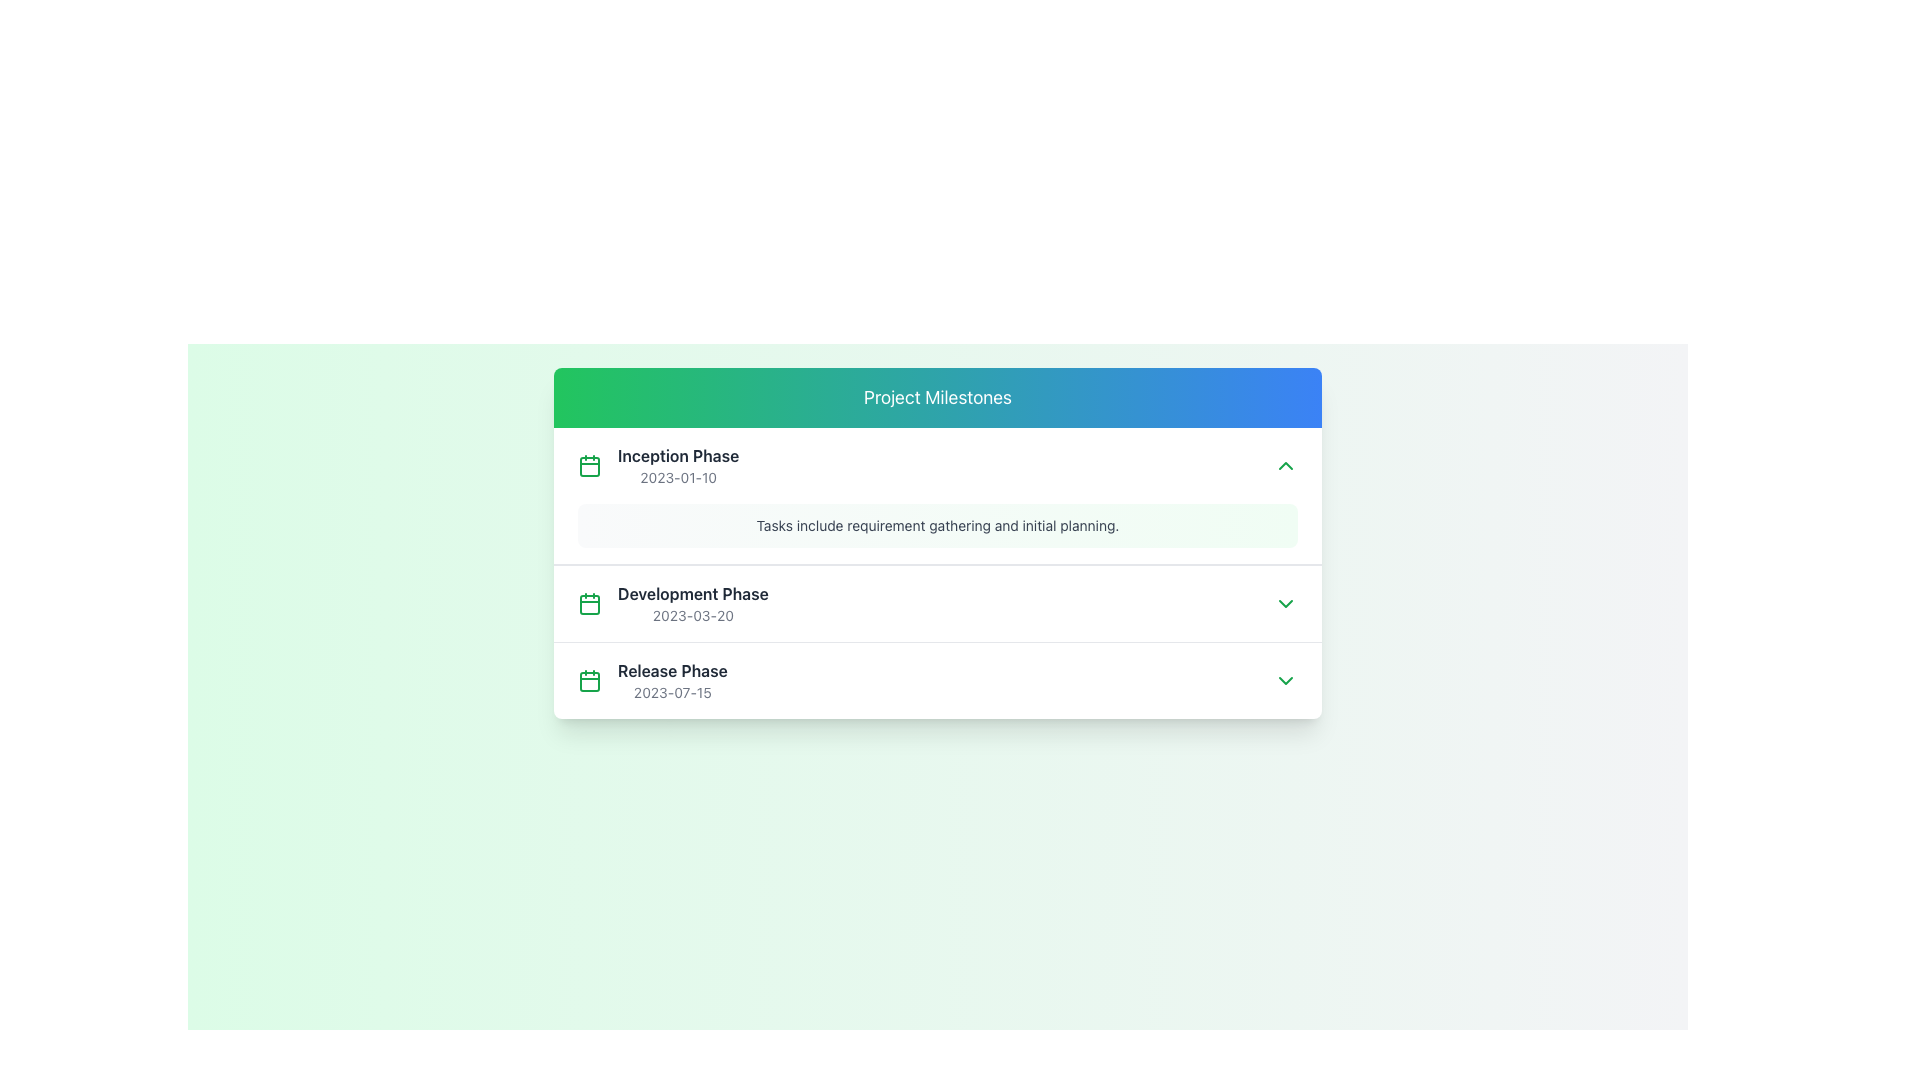 This screenshot has height=1080, width=1920. What do you see at coordinates (936, 603) in the screenshot?
I see `the milestone entry titled 'Development Phase' to read the title and associated date information` at bounding box center [936, 603].